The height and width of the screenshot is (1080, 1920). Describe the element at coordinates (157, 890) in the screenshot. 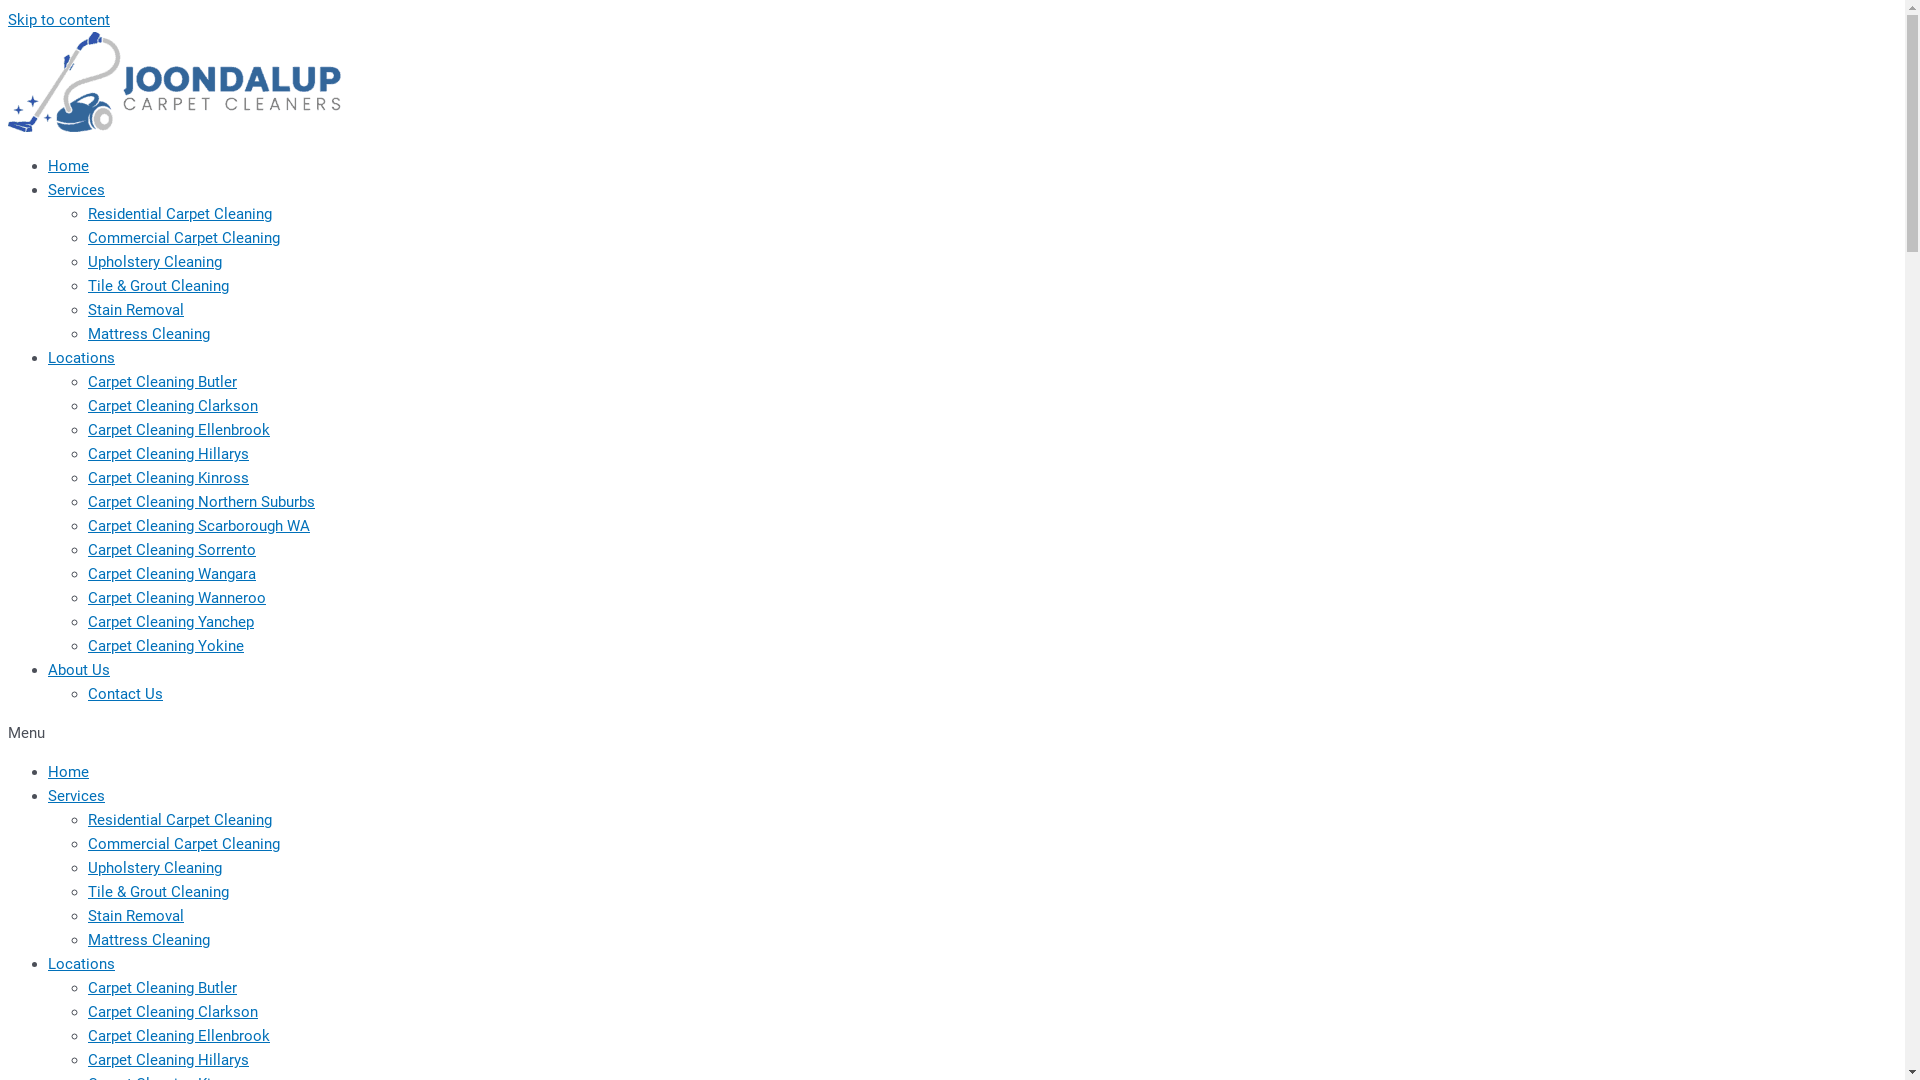

I see `'Tile & Grout Cleaning'` at that location.